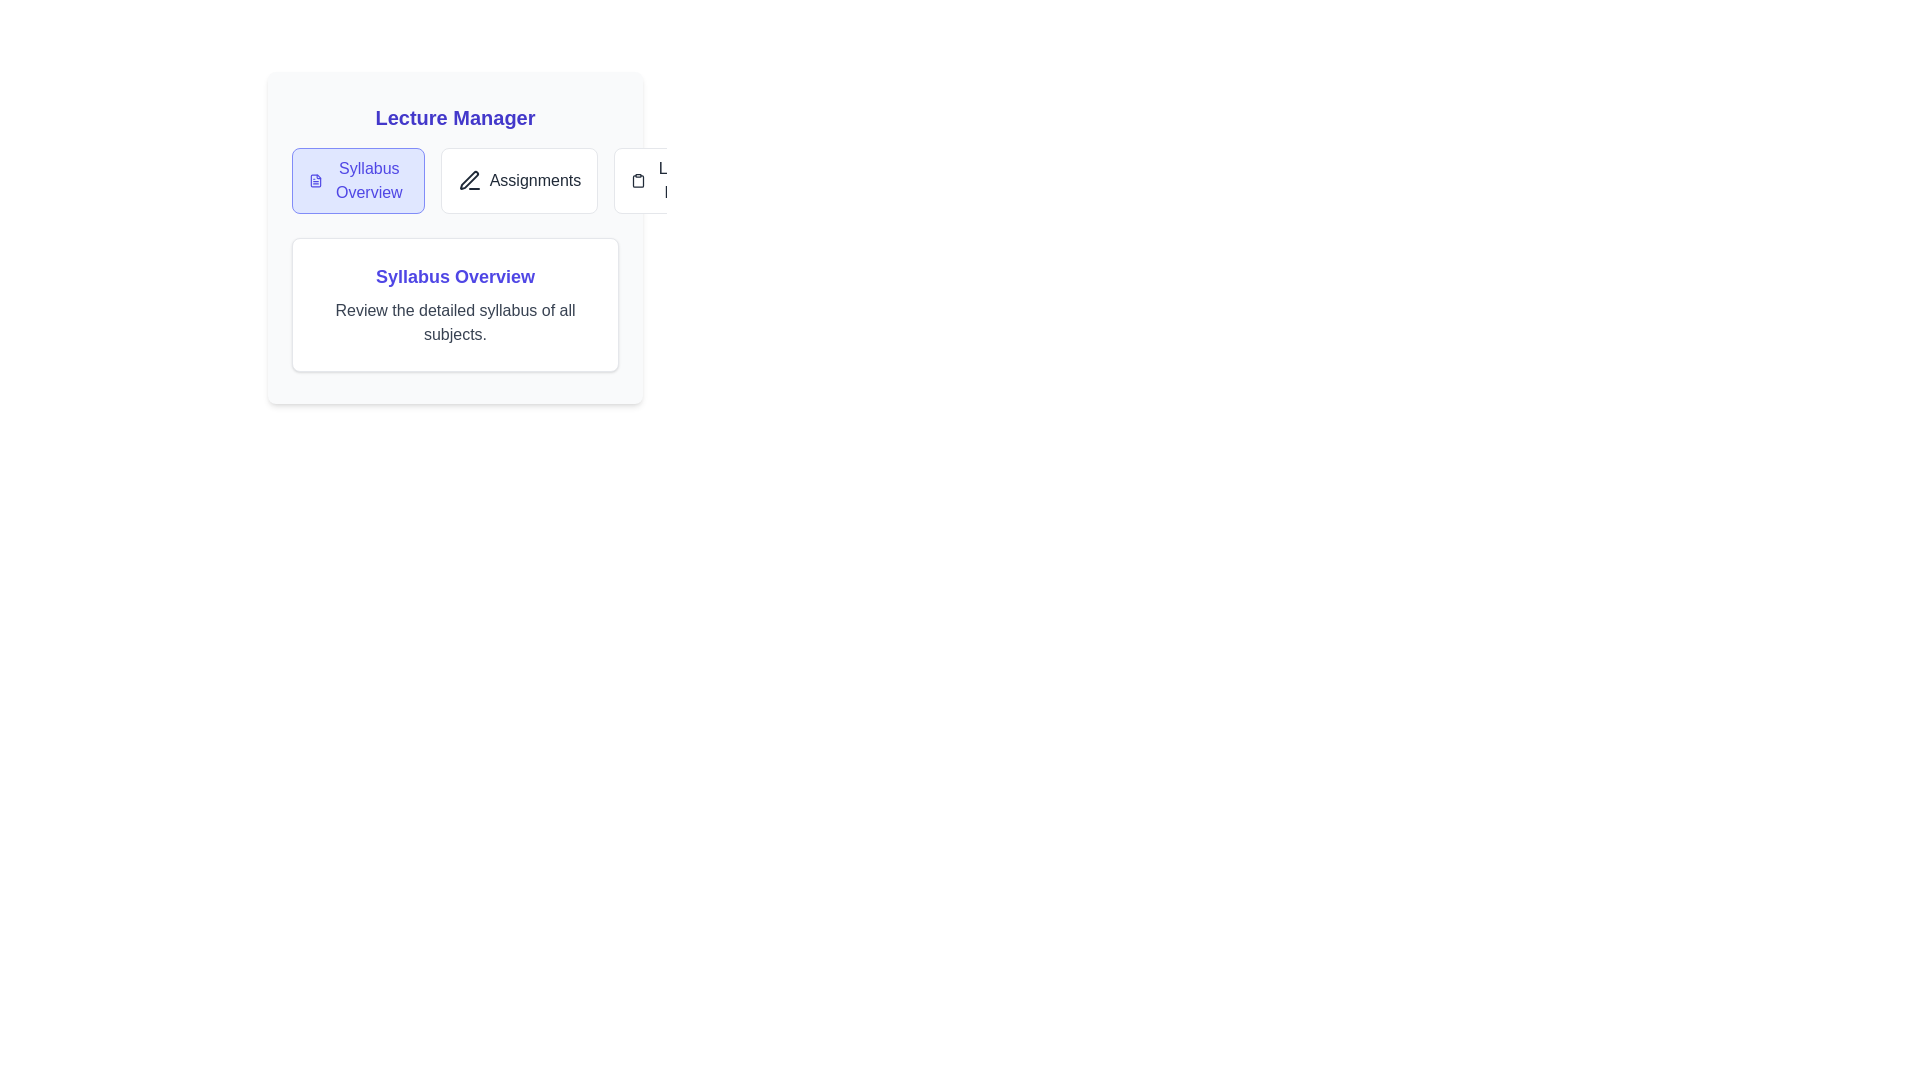 The height and width of the screenshot is (1080, 1920). Describe the element at coordinates (315, 181) in the screenshot. I see `the SVG Icon representing the syllabus document, located inside the 'Syllabus Overview' button, to the left of the textual label` at that location.